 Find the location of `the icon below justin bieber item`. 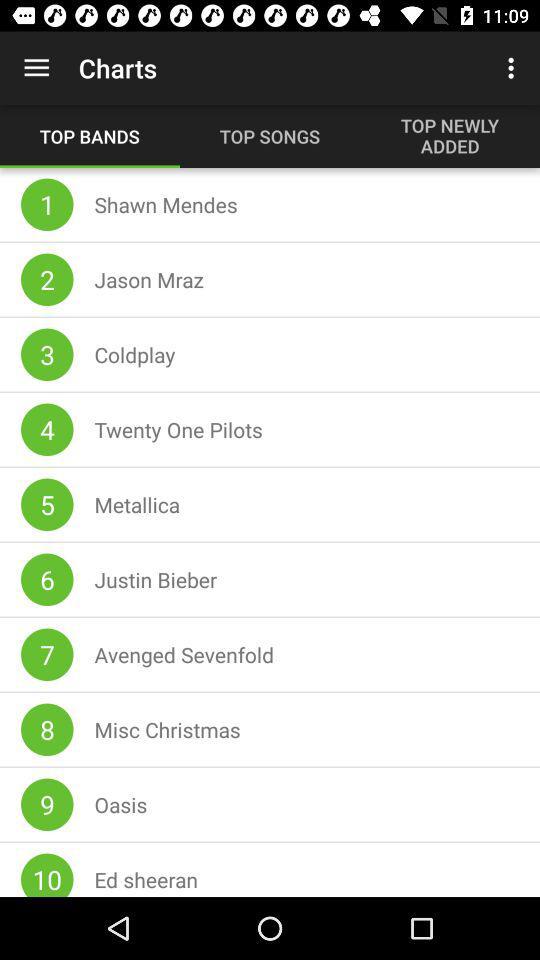

the icon below justin bieber item is located at coordinates (184, 653).